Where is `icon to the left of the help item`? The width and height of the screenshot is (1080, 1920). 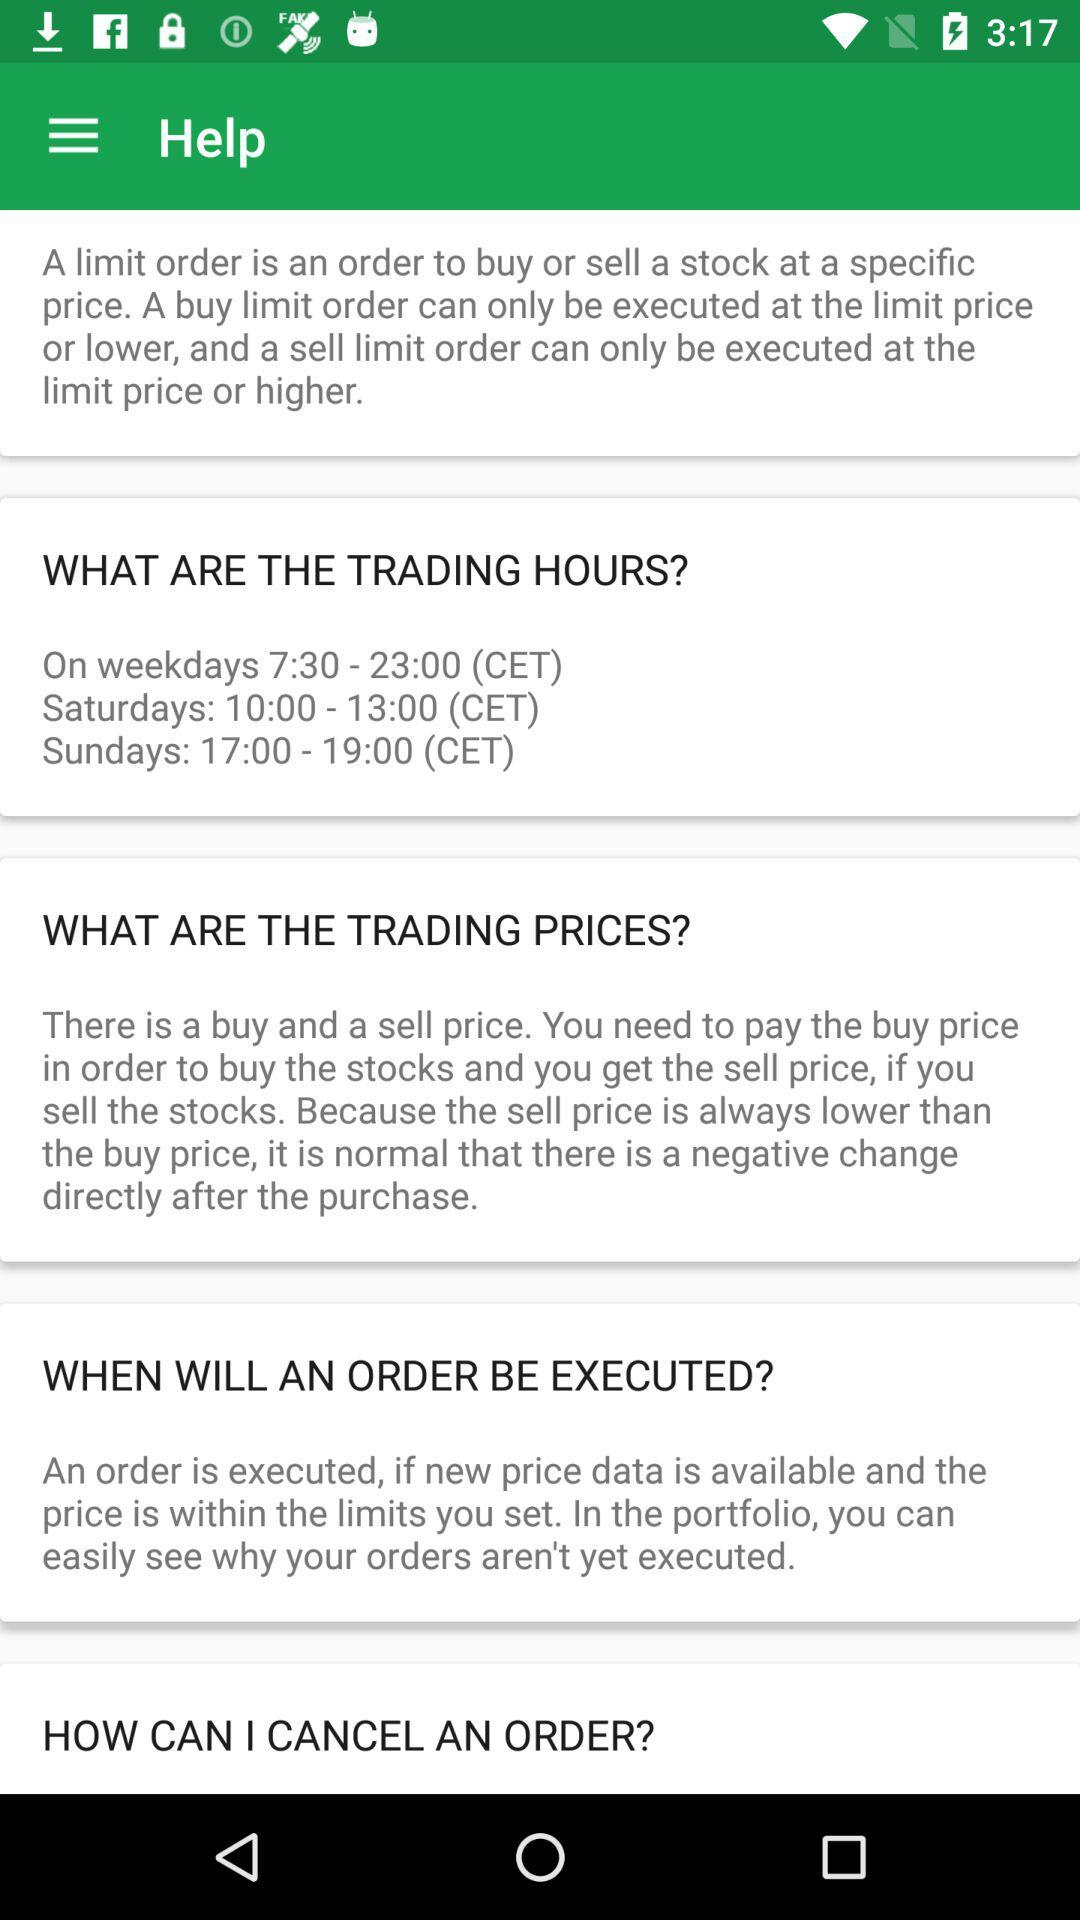
icon to the left of the help item is located at coordinates (72, 135).